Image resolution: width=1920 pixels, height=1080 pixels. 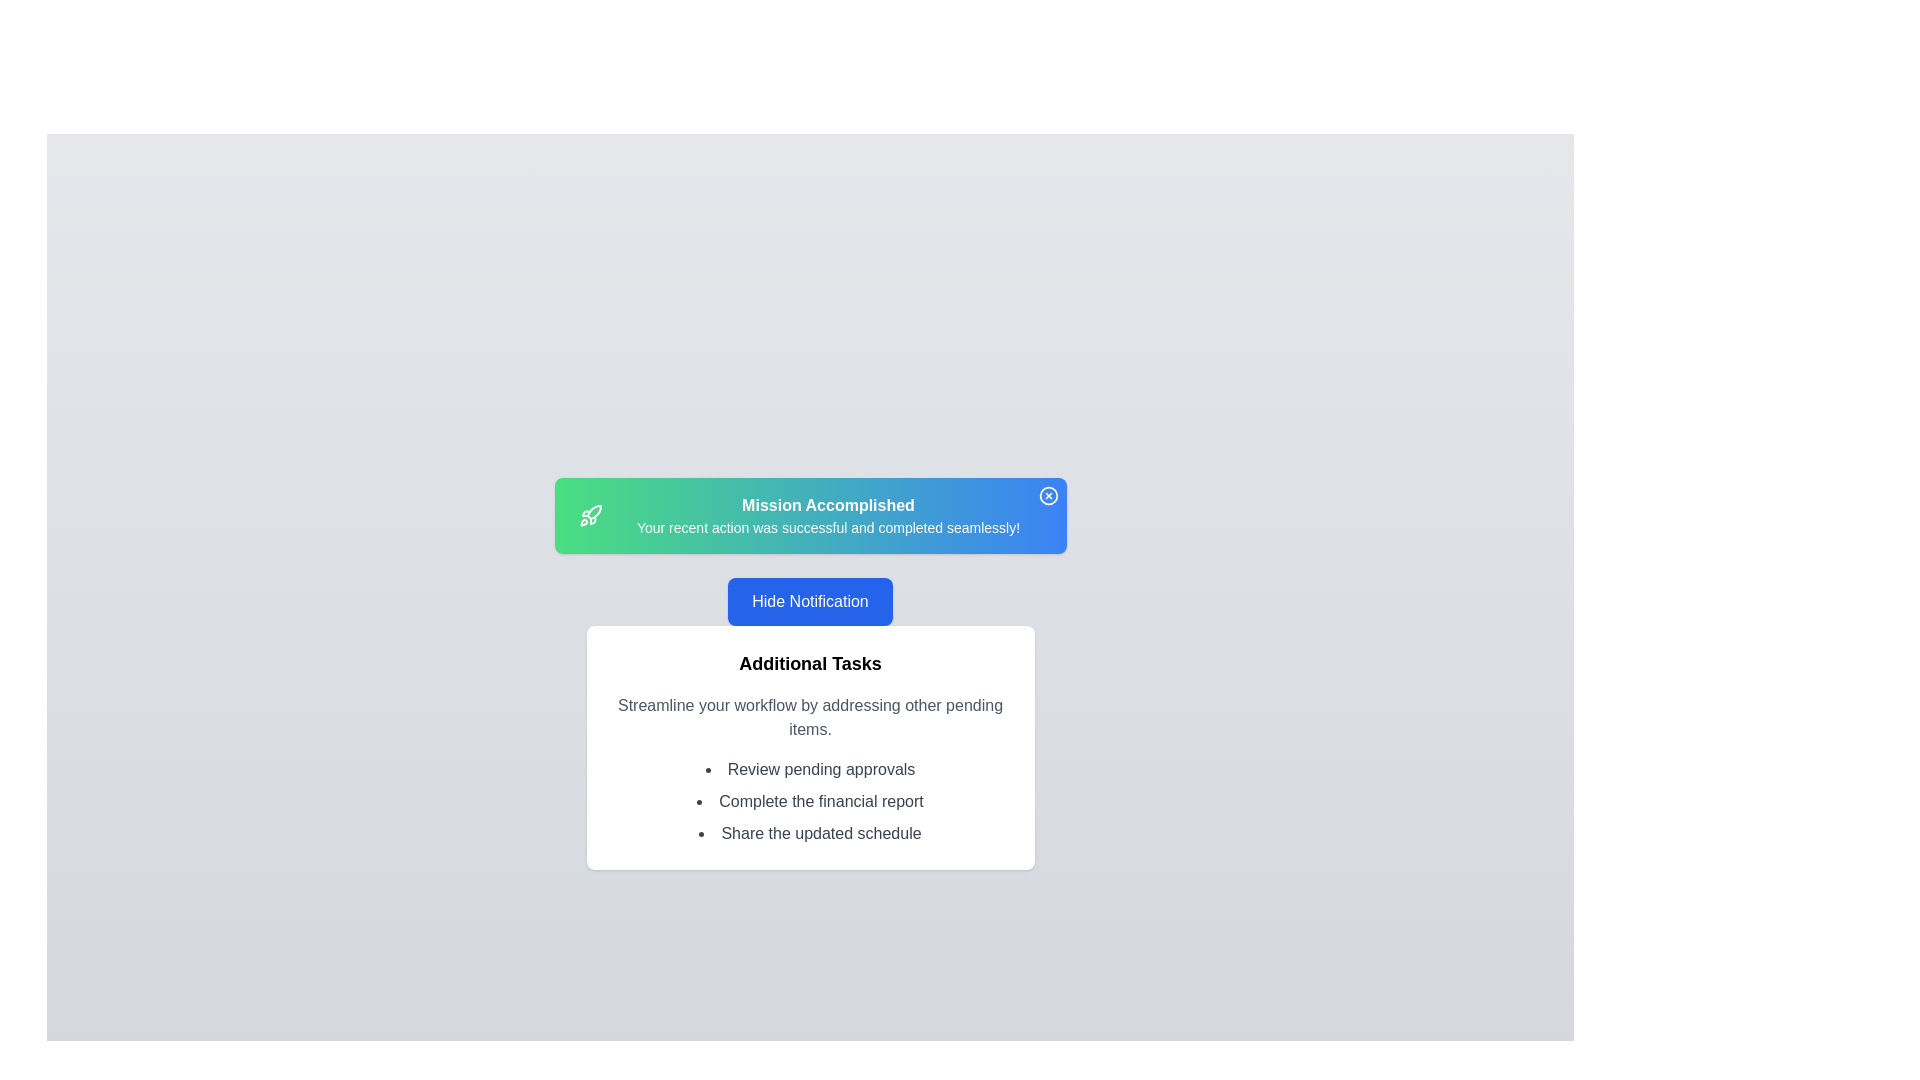 I want to click on 'Hide Notification' button to hide the notification, so click(x=810, y=600).